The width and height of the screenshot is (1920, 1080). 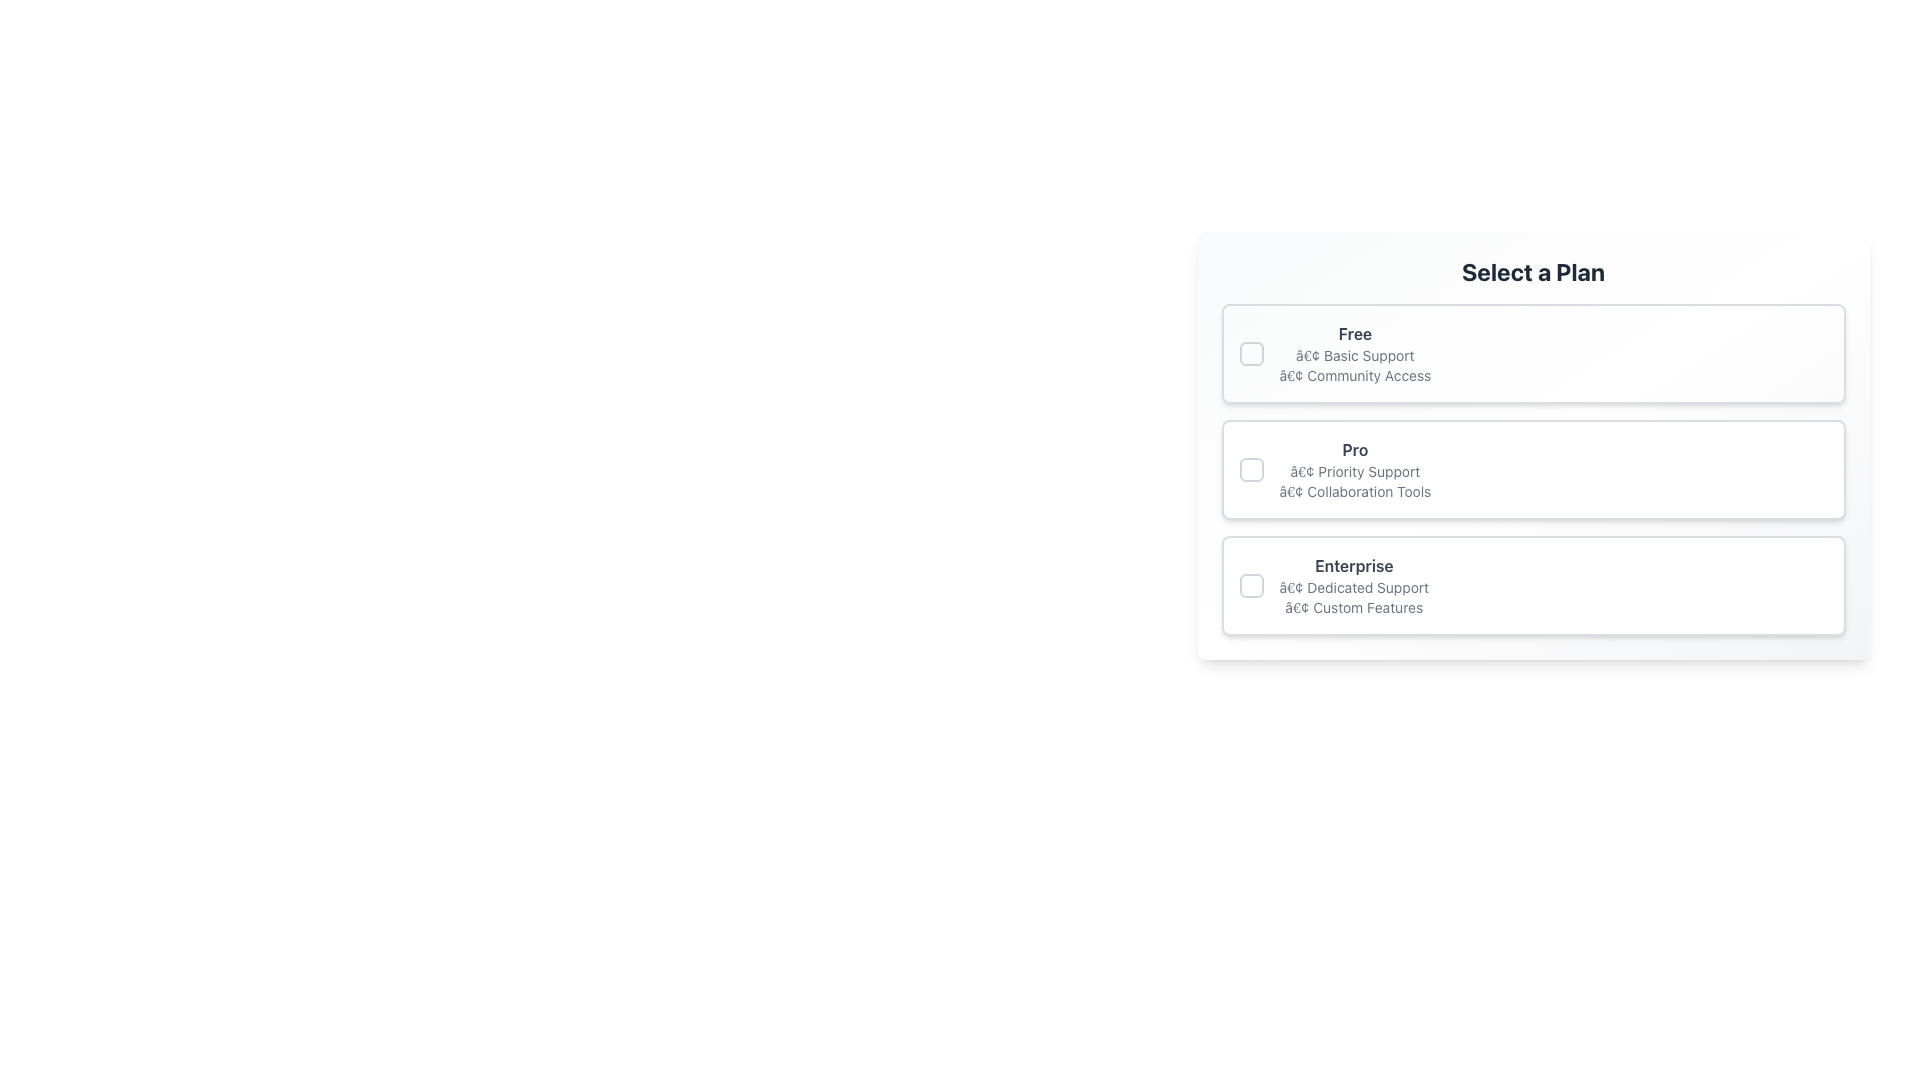 I want to click on text element labeled '• Priority Support' located in the 'Pro' section of the selection form, so click(x=1355, y=471).